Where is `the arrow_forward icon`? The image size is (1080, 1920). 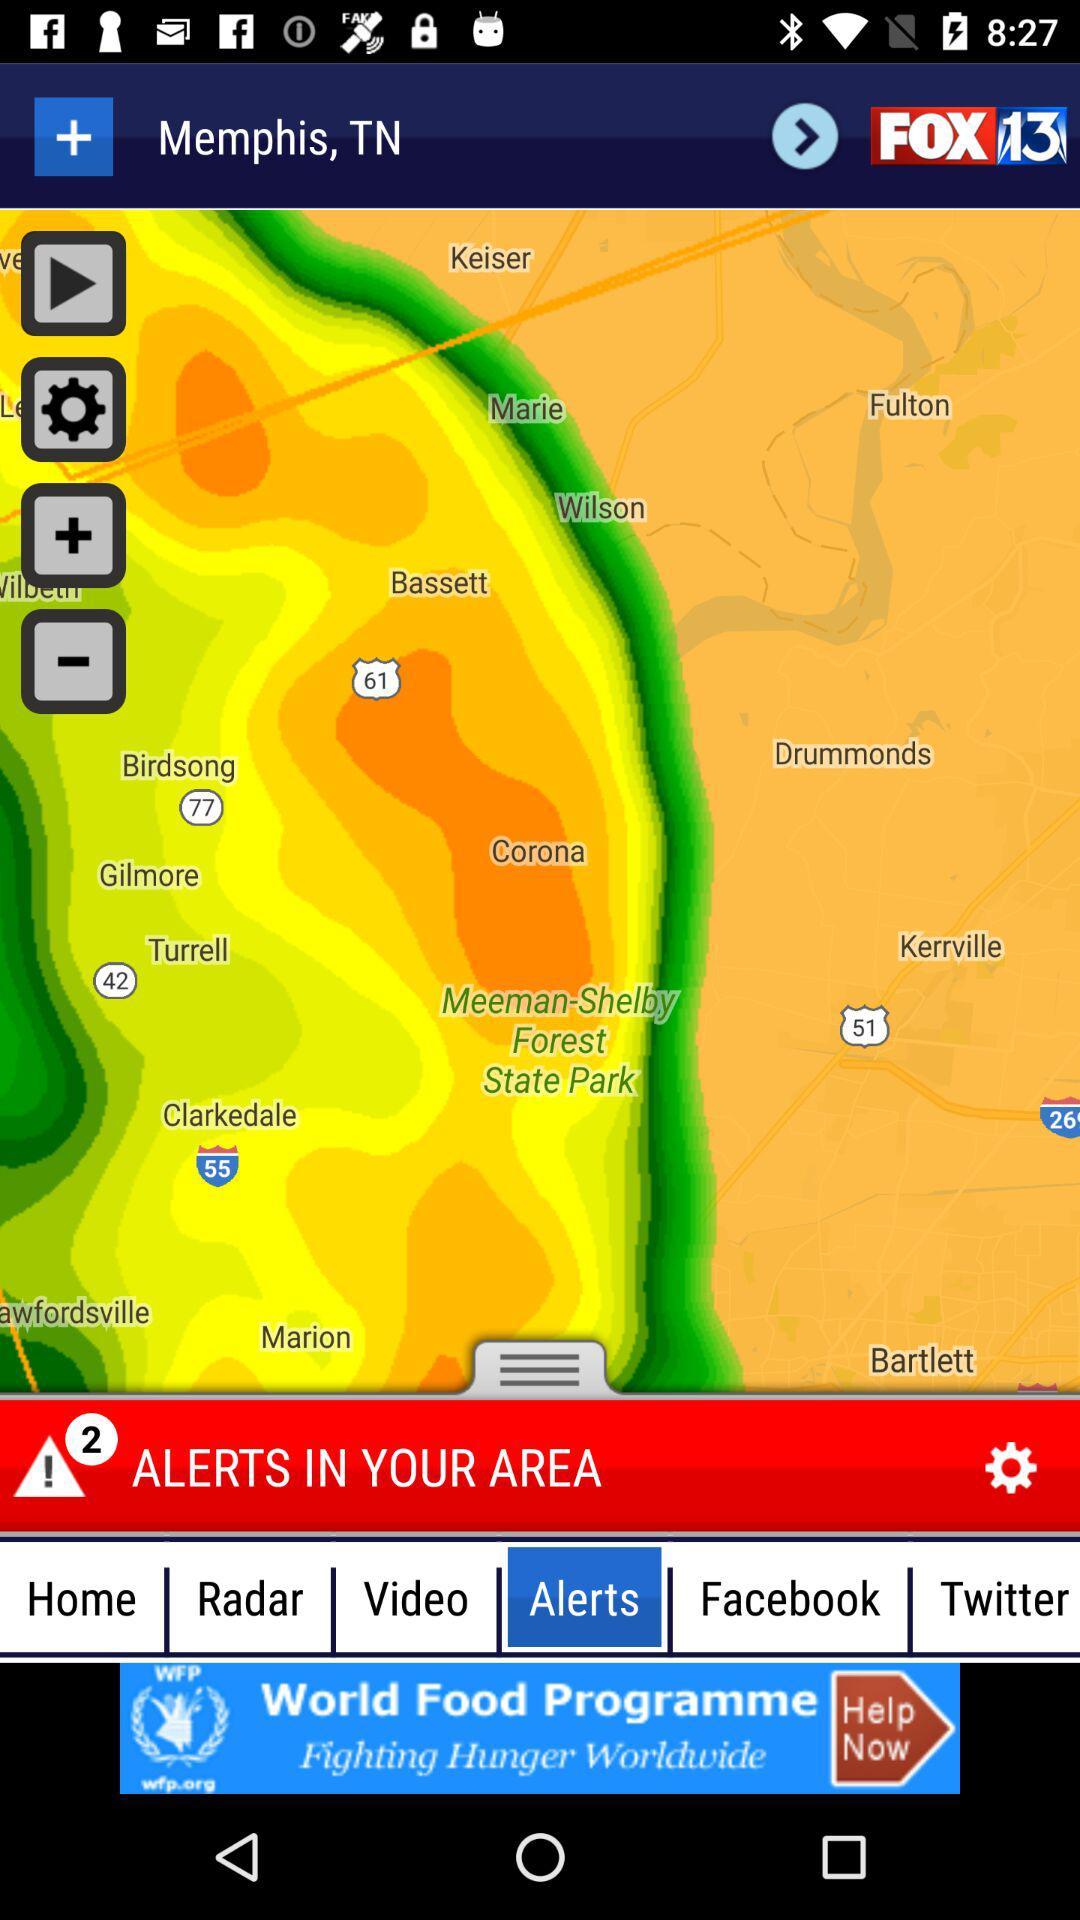 the arrow_forward icon is located at coordinates (804, 135).